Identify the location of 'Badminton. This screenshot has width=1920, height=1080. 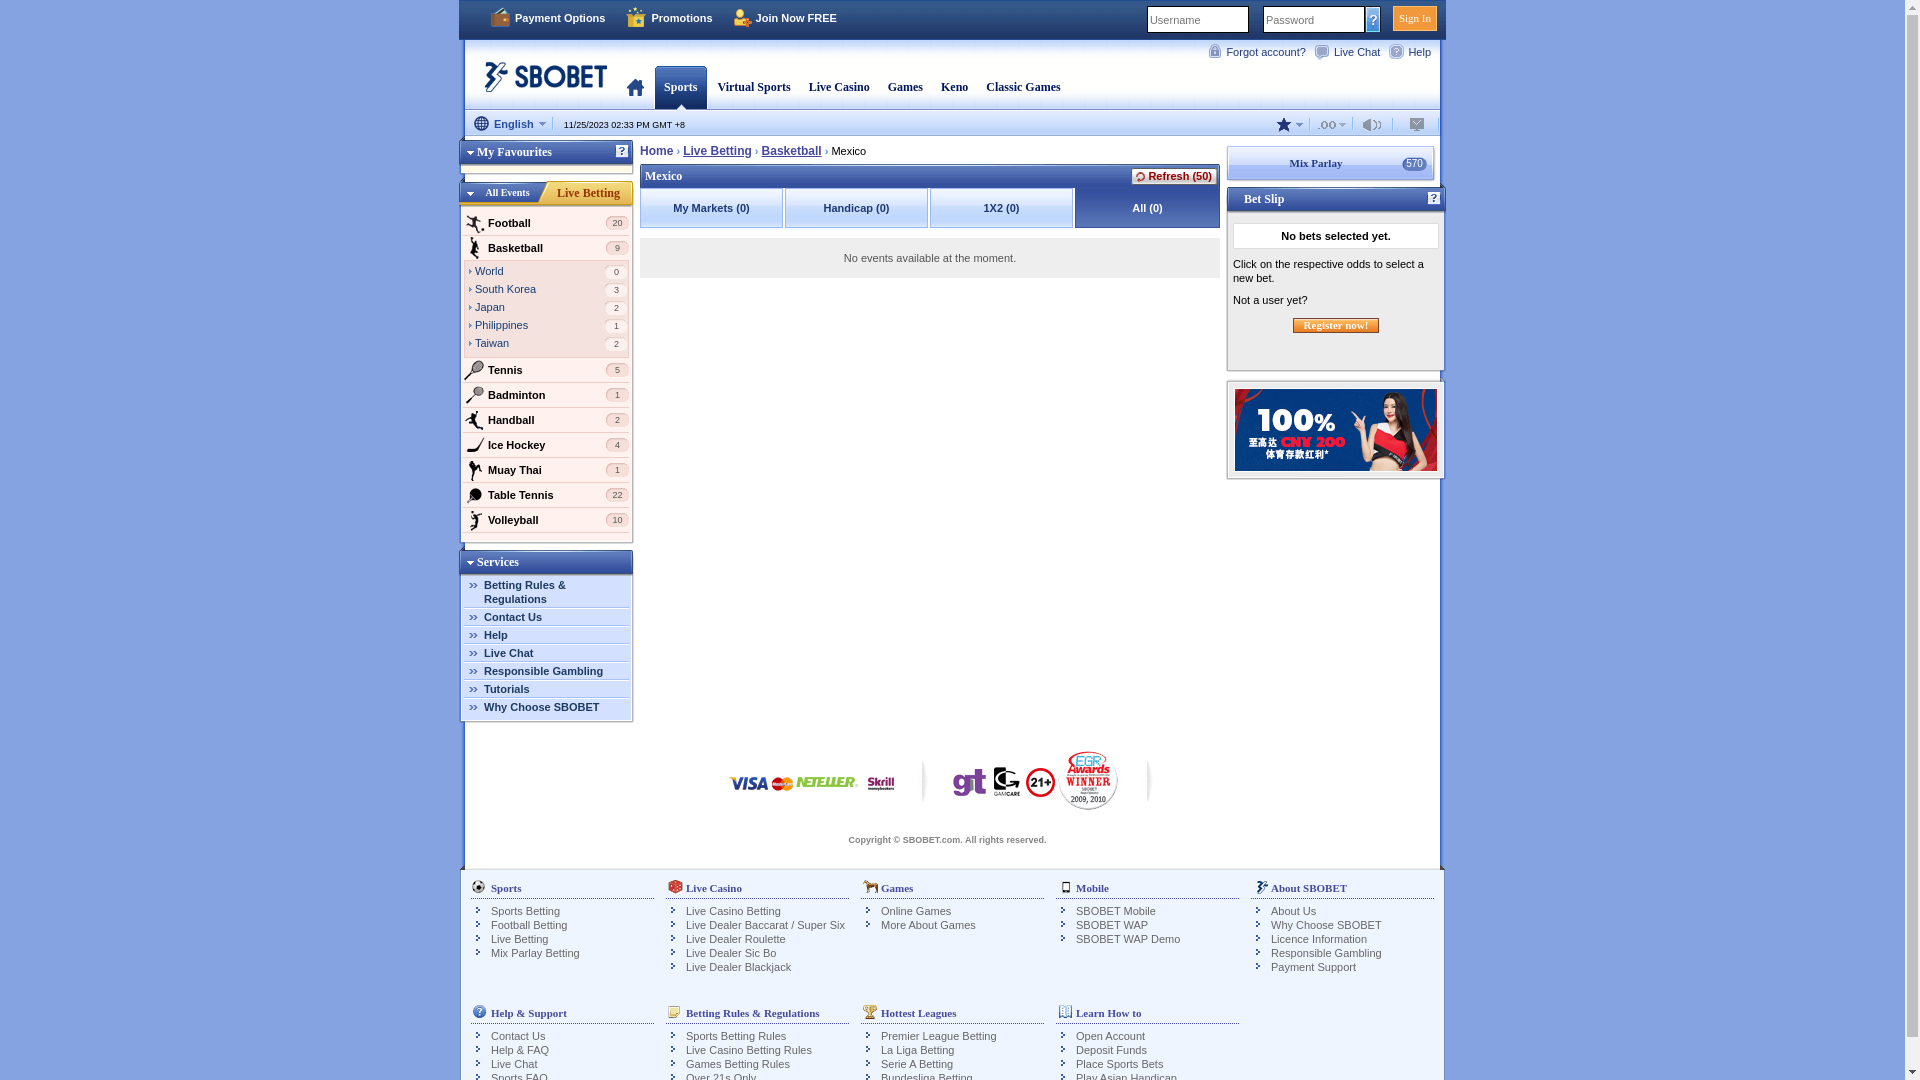
(546, 394).